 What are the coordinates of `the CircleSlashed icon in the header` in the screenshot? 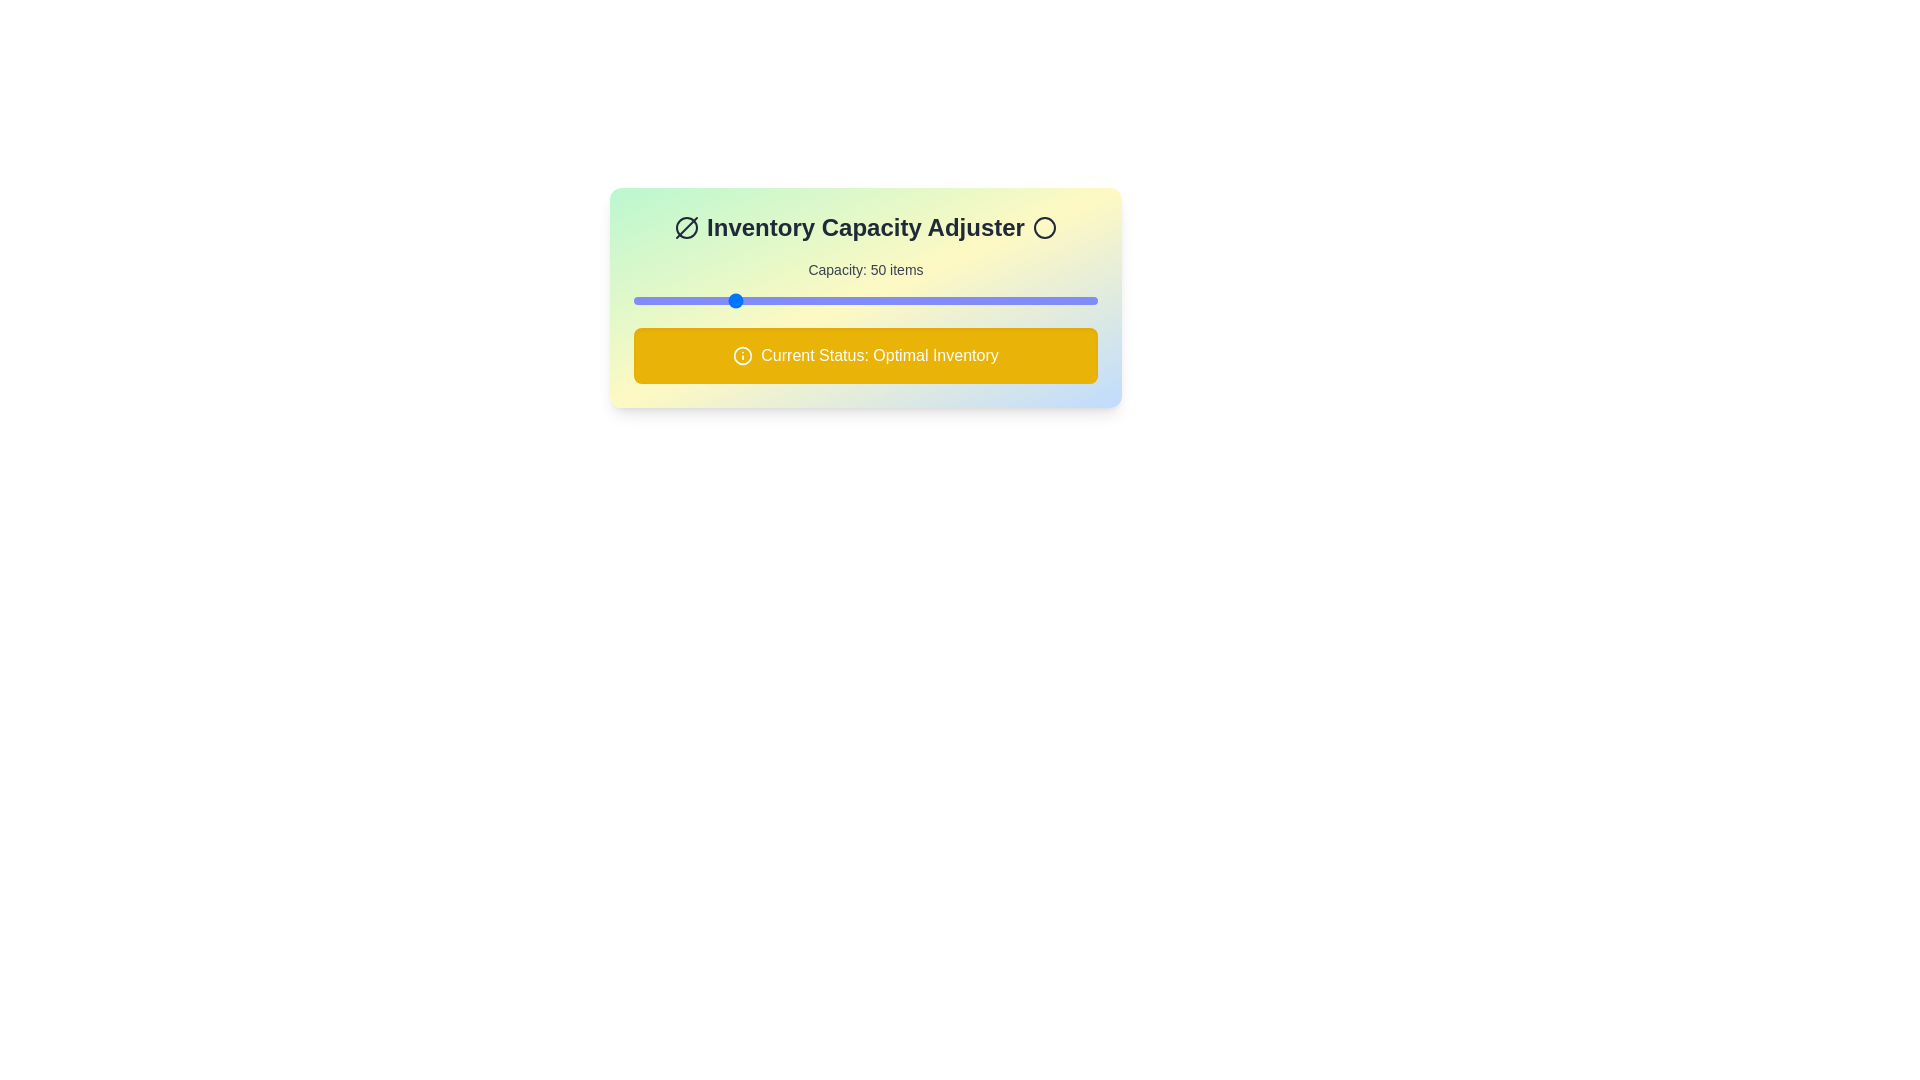 It's located at (686, 226).